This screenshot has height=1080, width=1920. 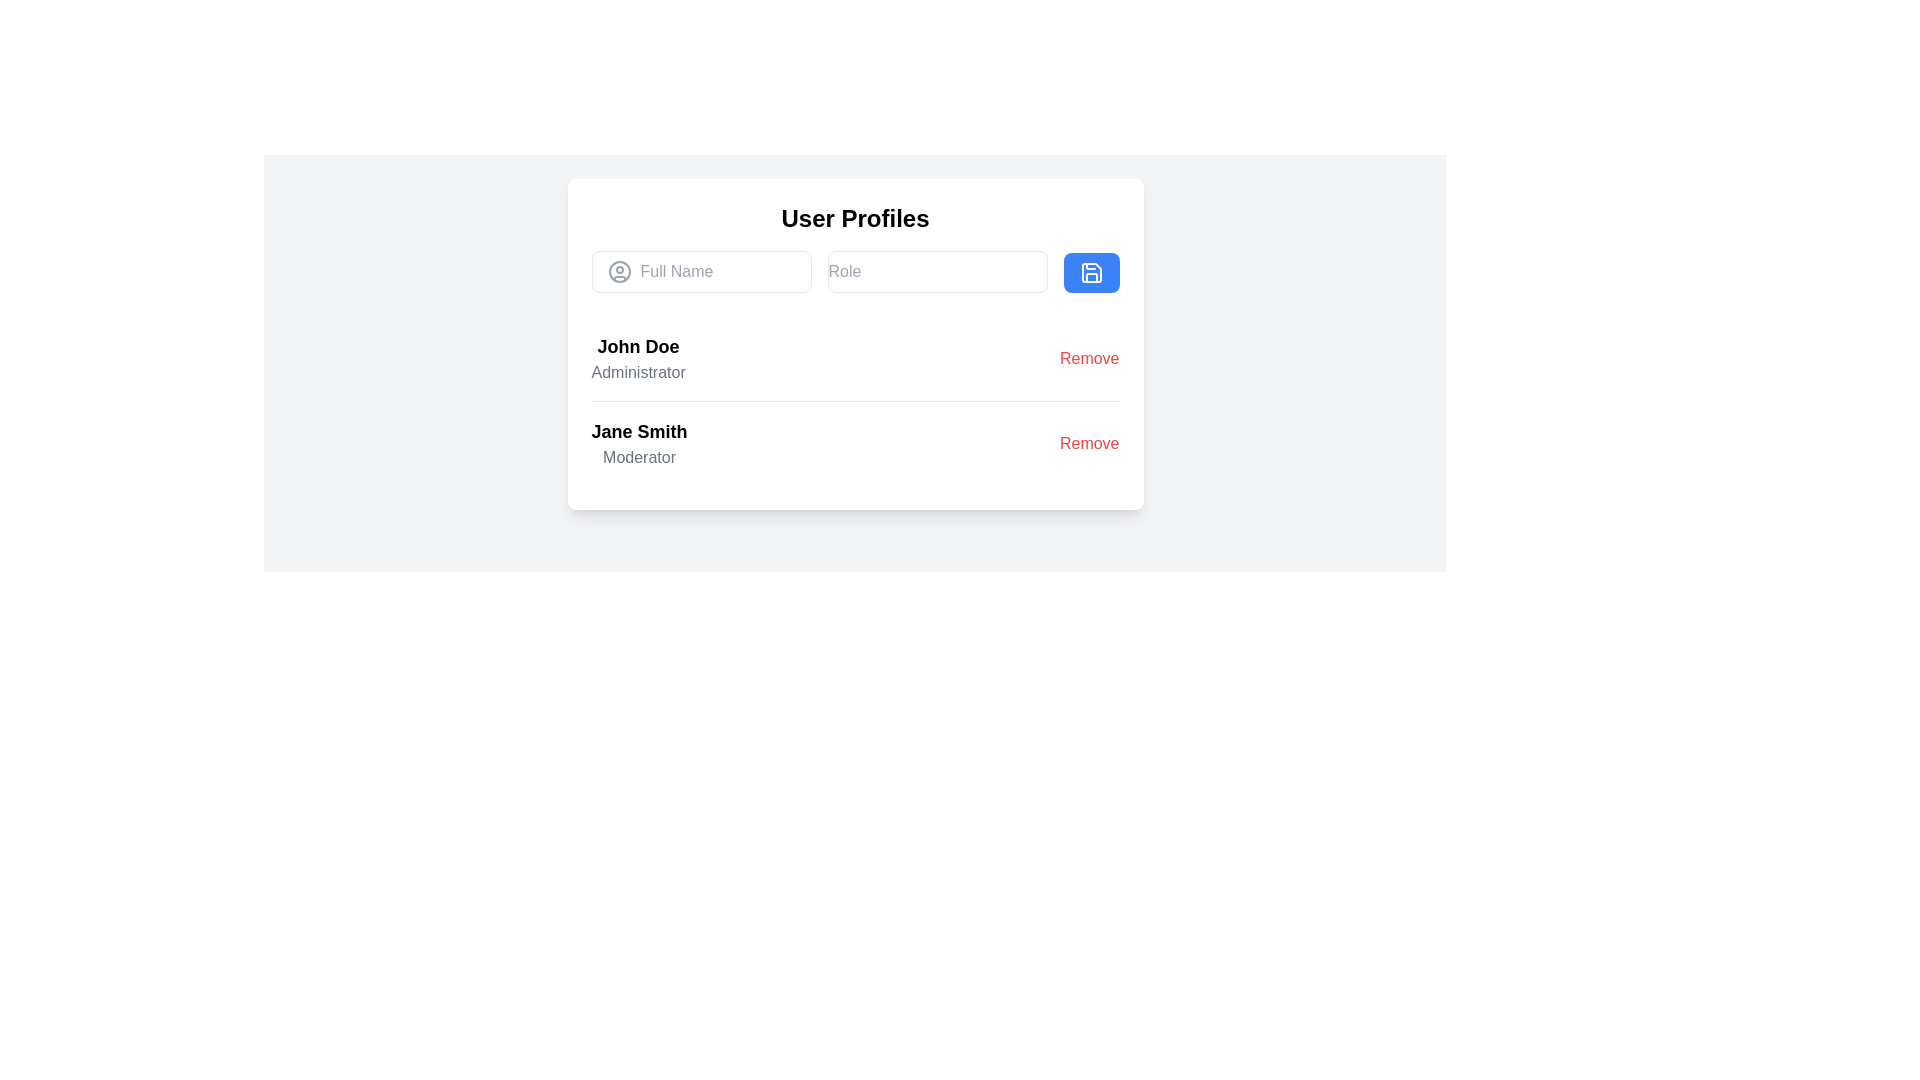 What do you see at coordinates (855, 442) in the screenshot?
I see `the user profile entry for 'Jane Smith - Moderator'` at bounding box center [855, 442].